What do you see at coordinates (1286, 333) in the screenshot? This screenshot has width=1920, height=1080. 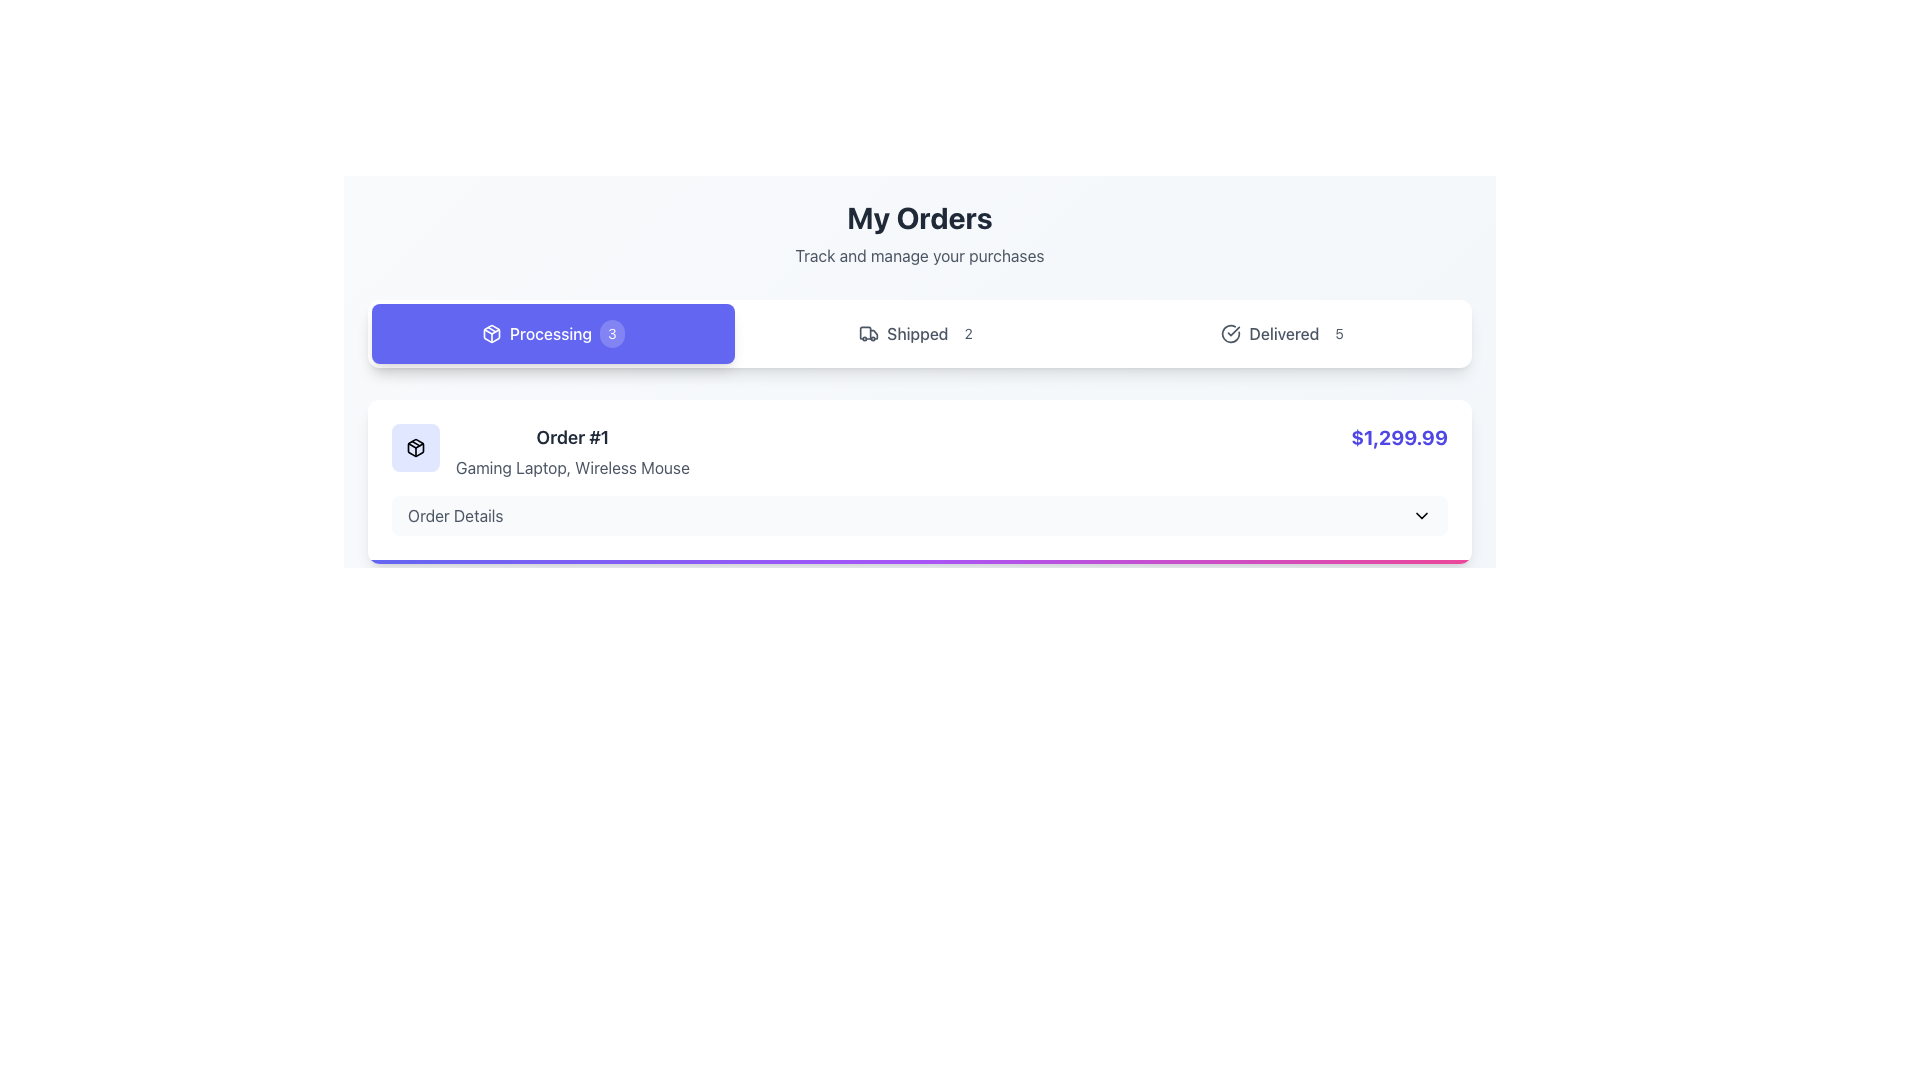 I see `the Clickable status filter button that indicates the status of delivered items, allowing keyboard navigation` at bounding box center [1286, 333].